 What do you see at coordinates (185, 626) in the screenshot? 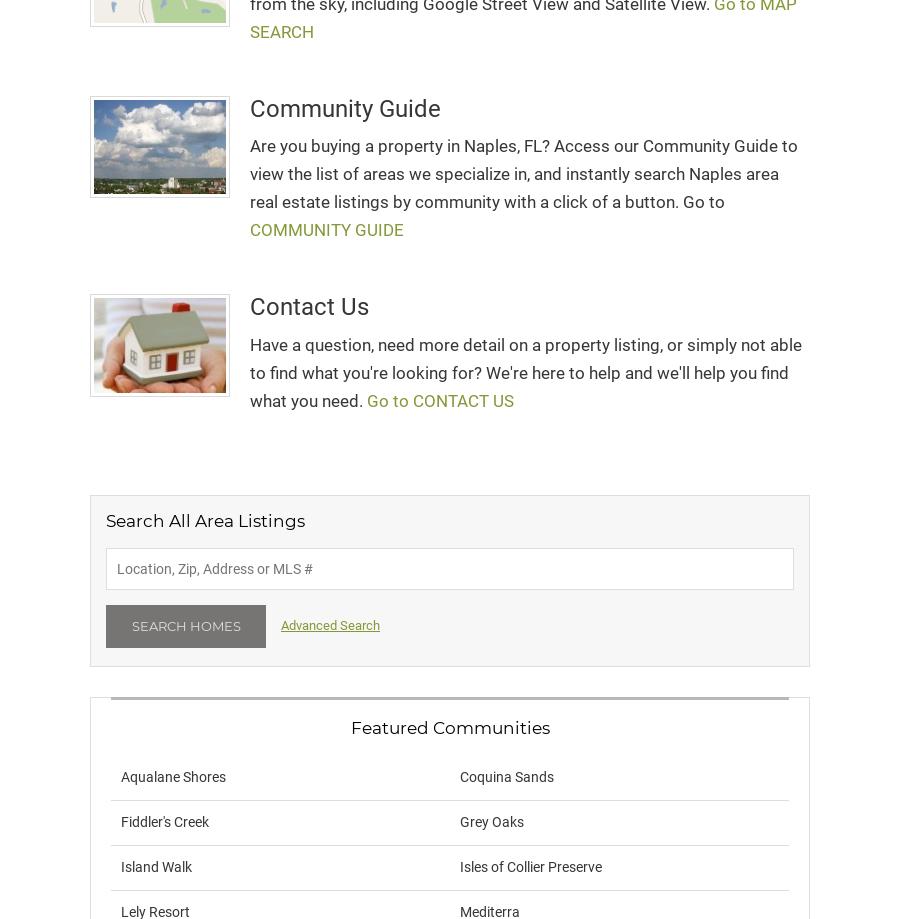
I see `'Search Homes'` at bounding box center [185, 626].